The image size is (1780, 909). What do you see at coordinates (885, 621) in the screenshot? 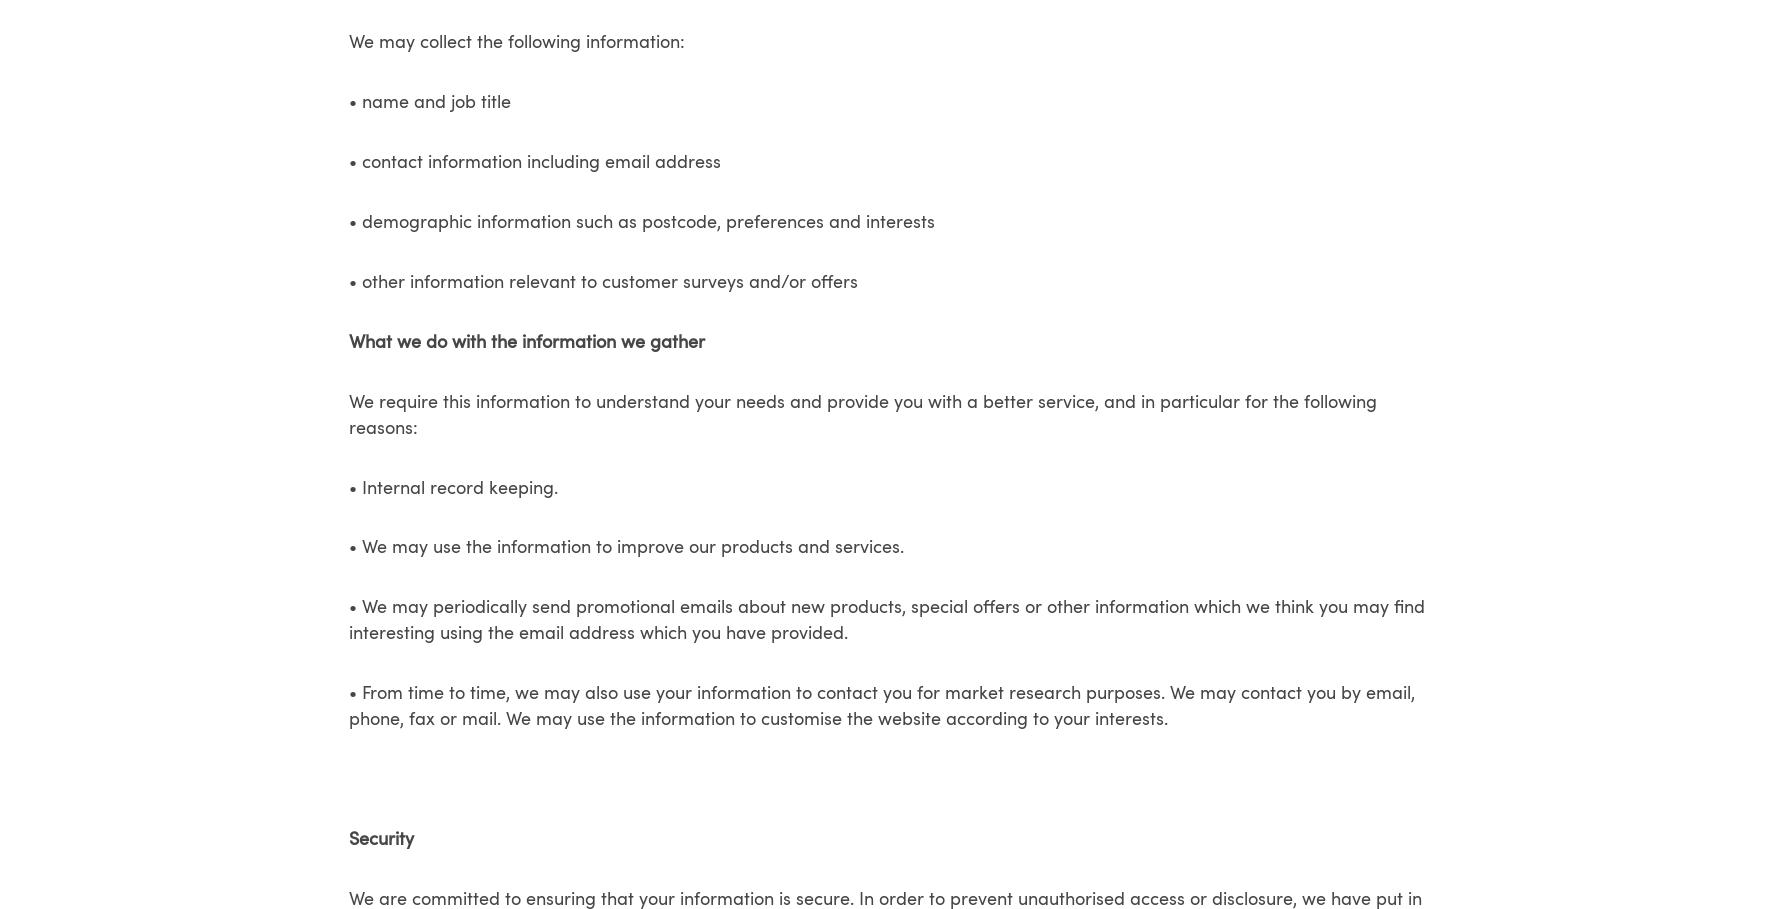
I see `'We may periodically send promotional emails about new products, special offers or other information which we think you may find interesting using the email address which you have provided.'` at bounding box center [885, 621].